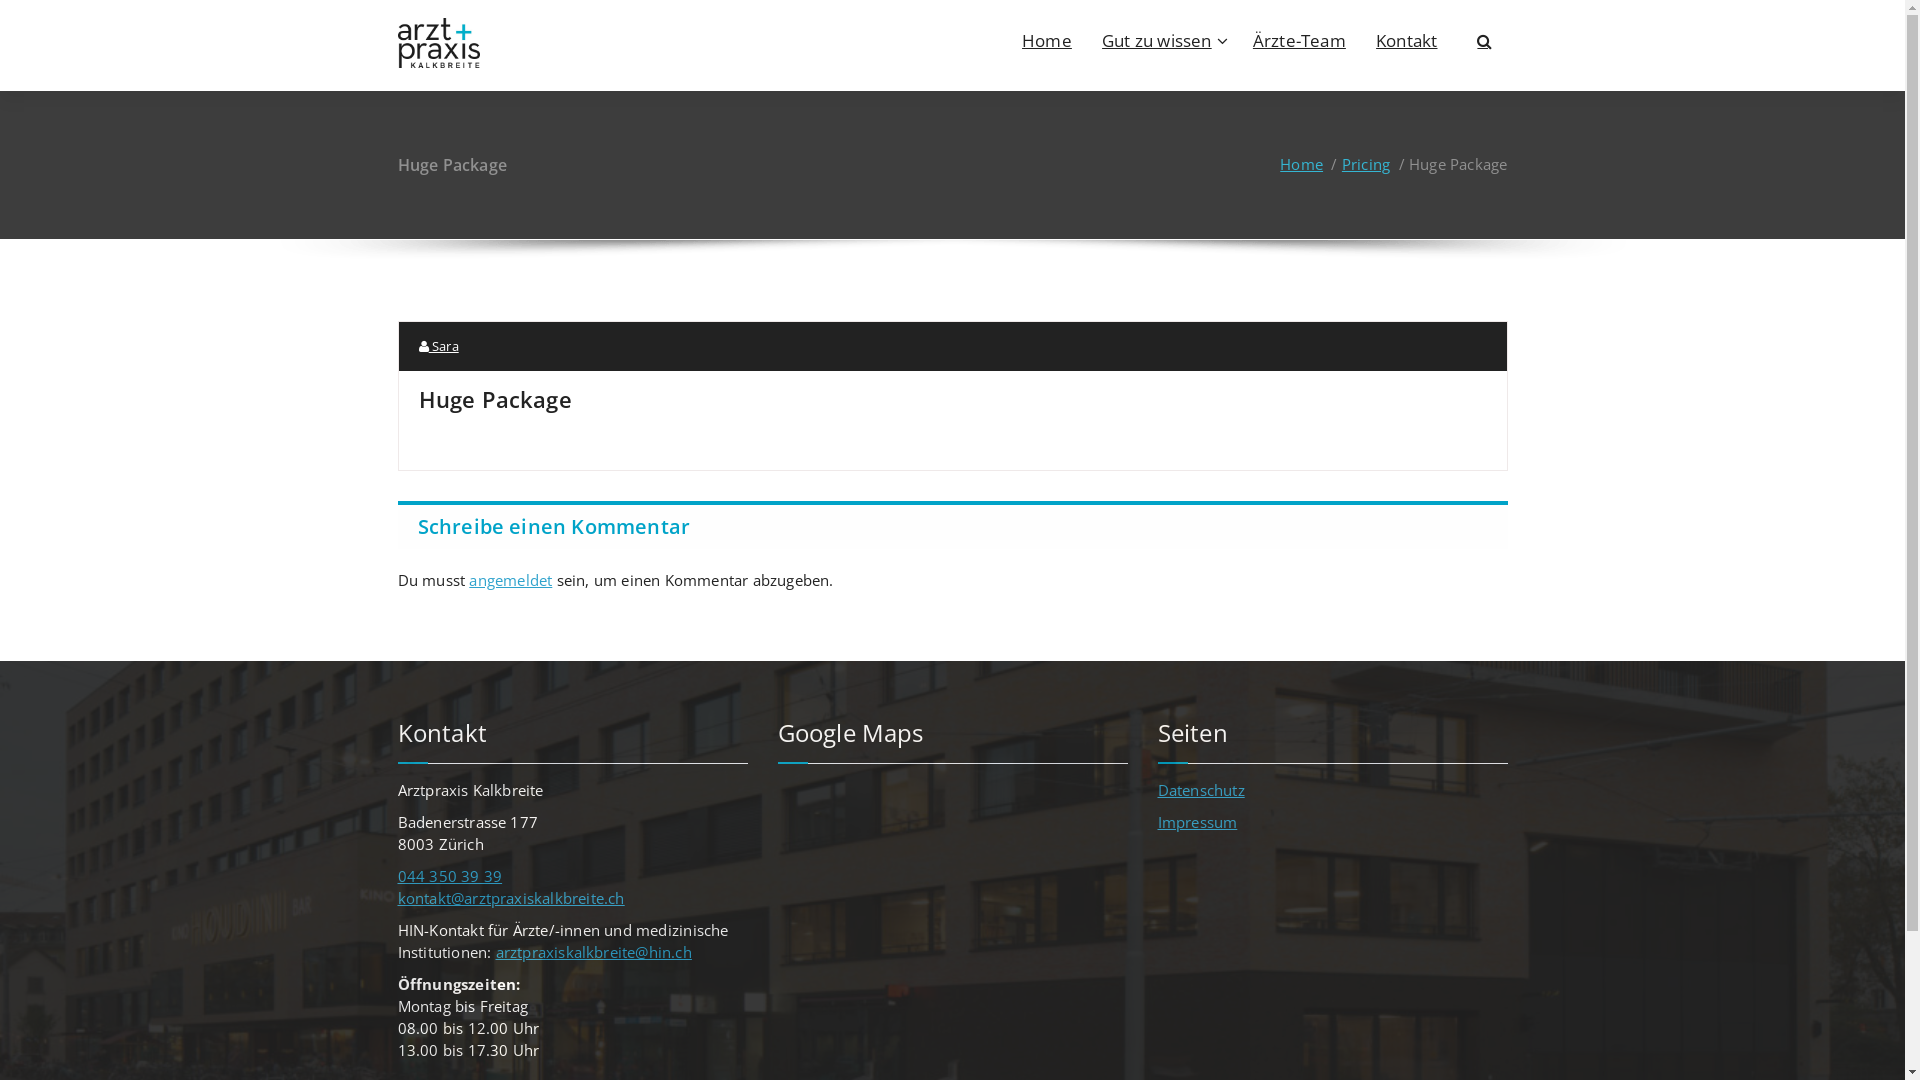 Image resolution: width=1920 pixels, height=1080 pixels. Describe the element at coordinates (449, 874) in the screenshot. I see `'044 350 39 39'` at that location.